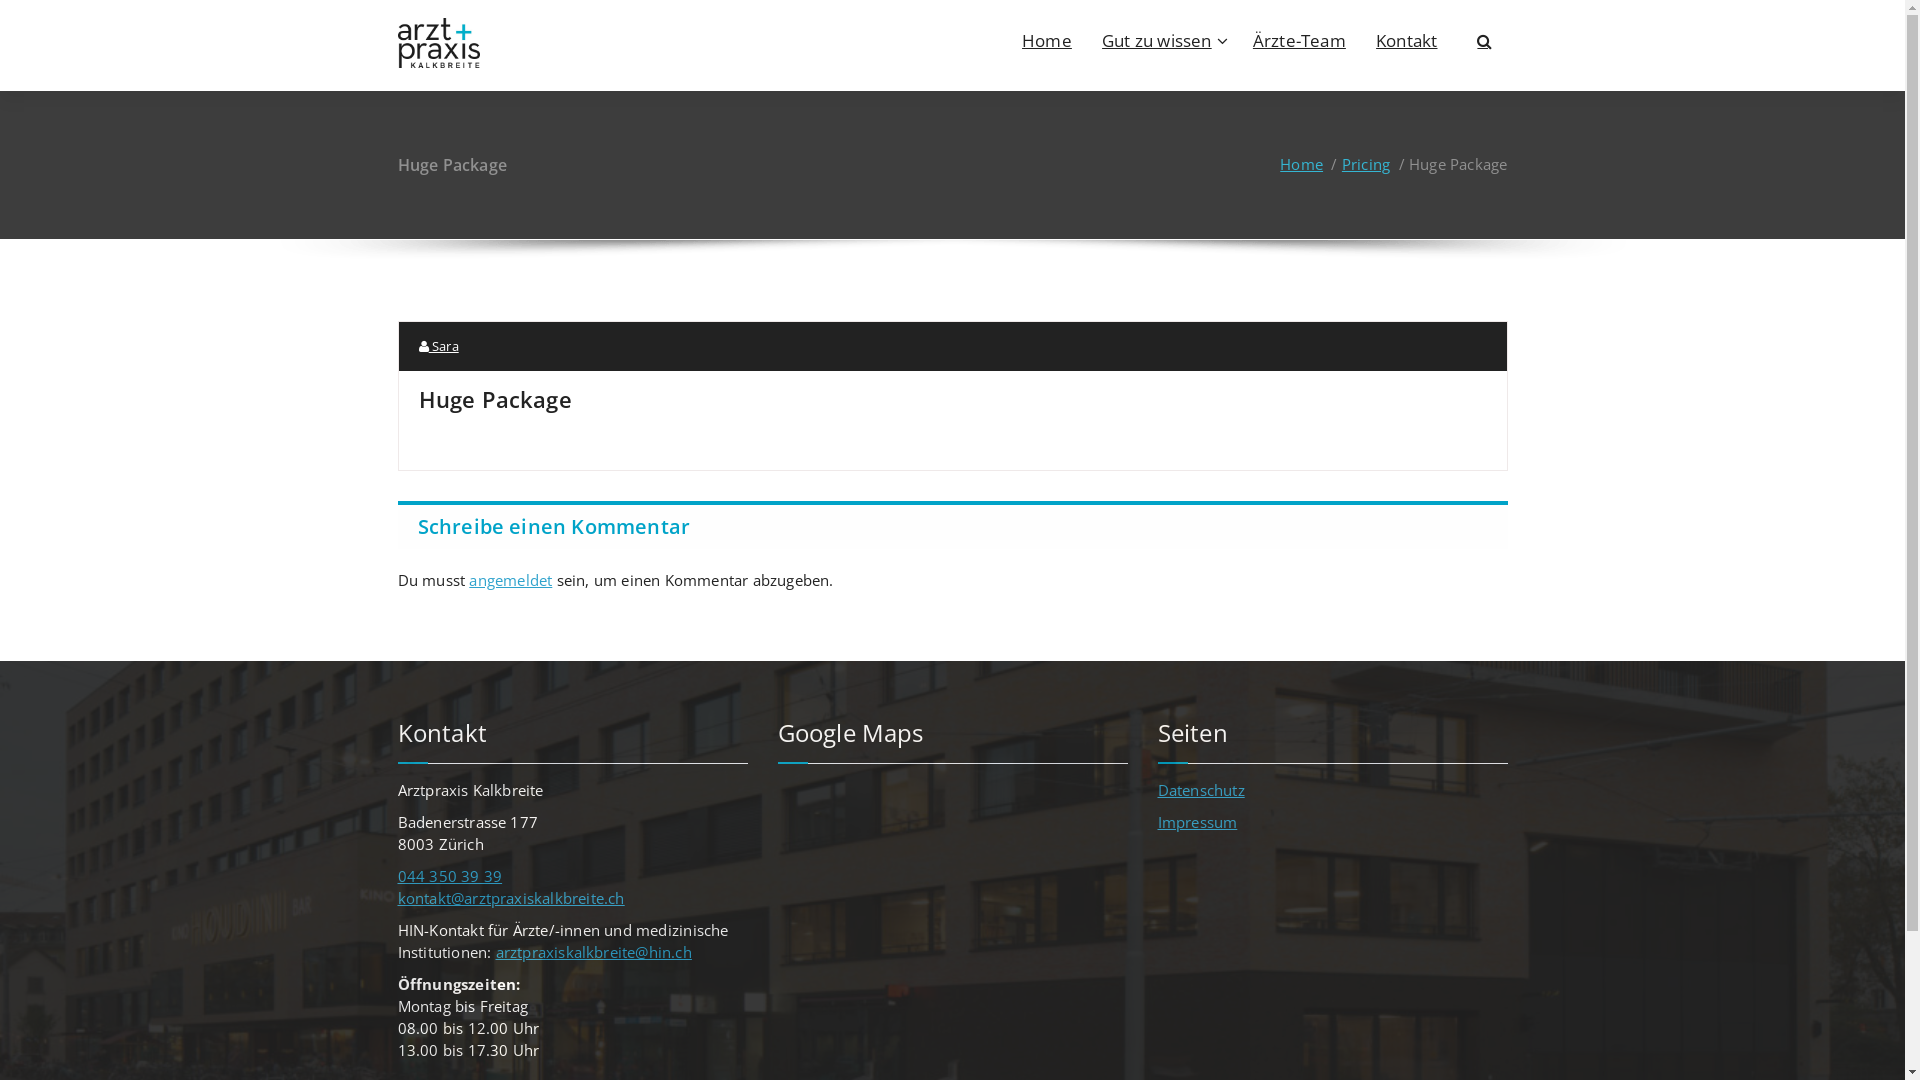 Image resolution: width=1920 pixels, height=1080 pixels. Describe the element at coordinates (449, 874) in the screenshot. I see `'044 350 39 39'` at that location.